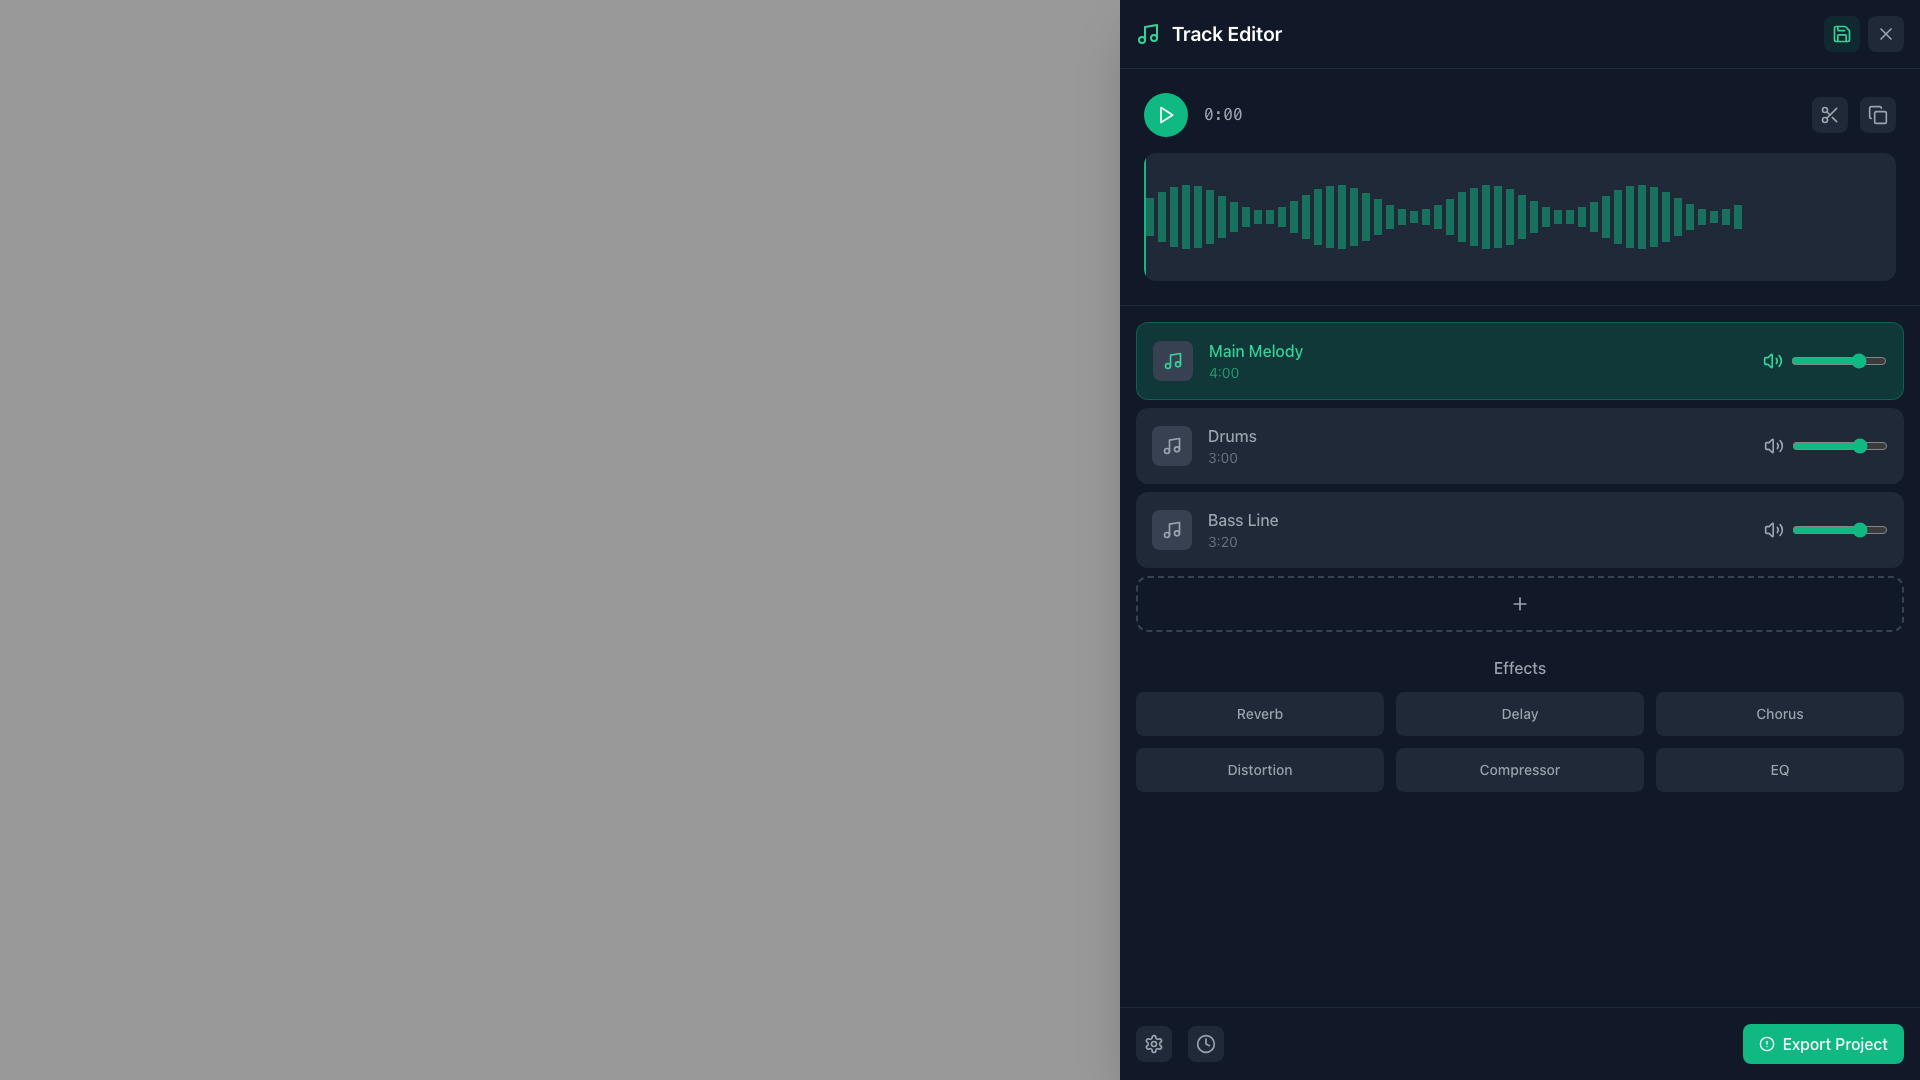 Image resolution: width=1920 pixels, height=1080 pixels. Describe the element at coordinates (1876, 115) in the screenshot. I see `the 'copy' icon button located in the upper-right corner of the interface` at that location.